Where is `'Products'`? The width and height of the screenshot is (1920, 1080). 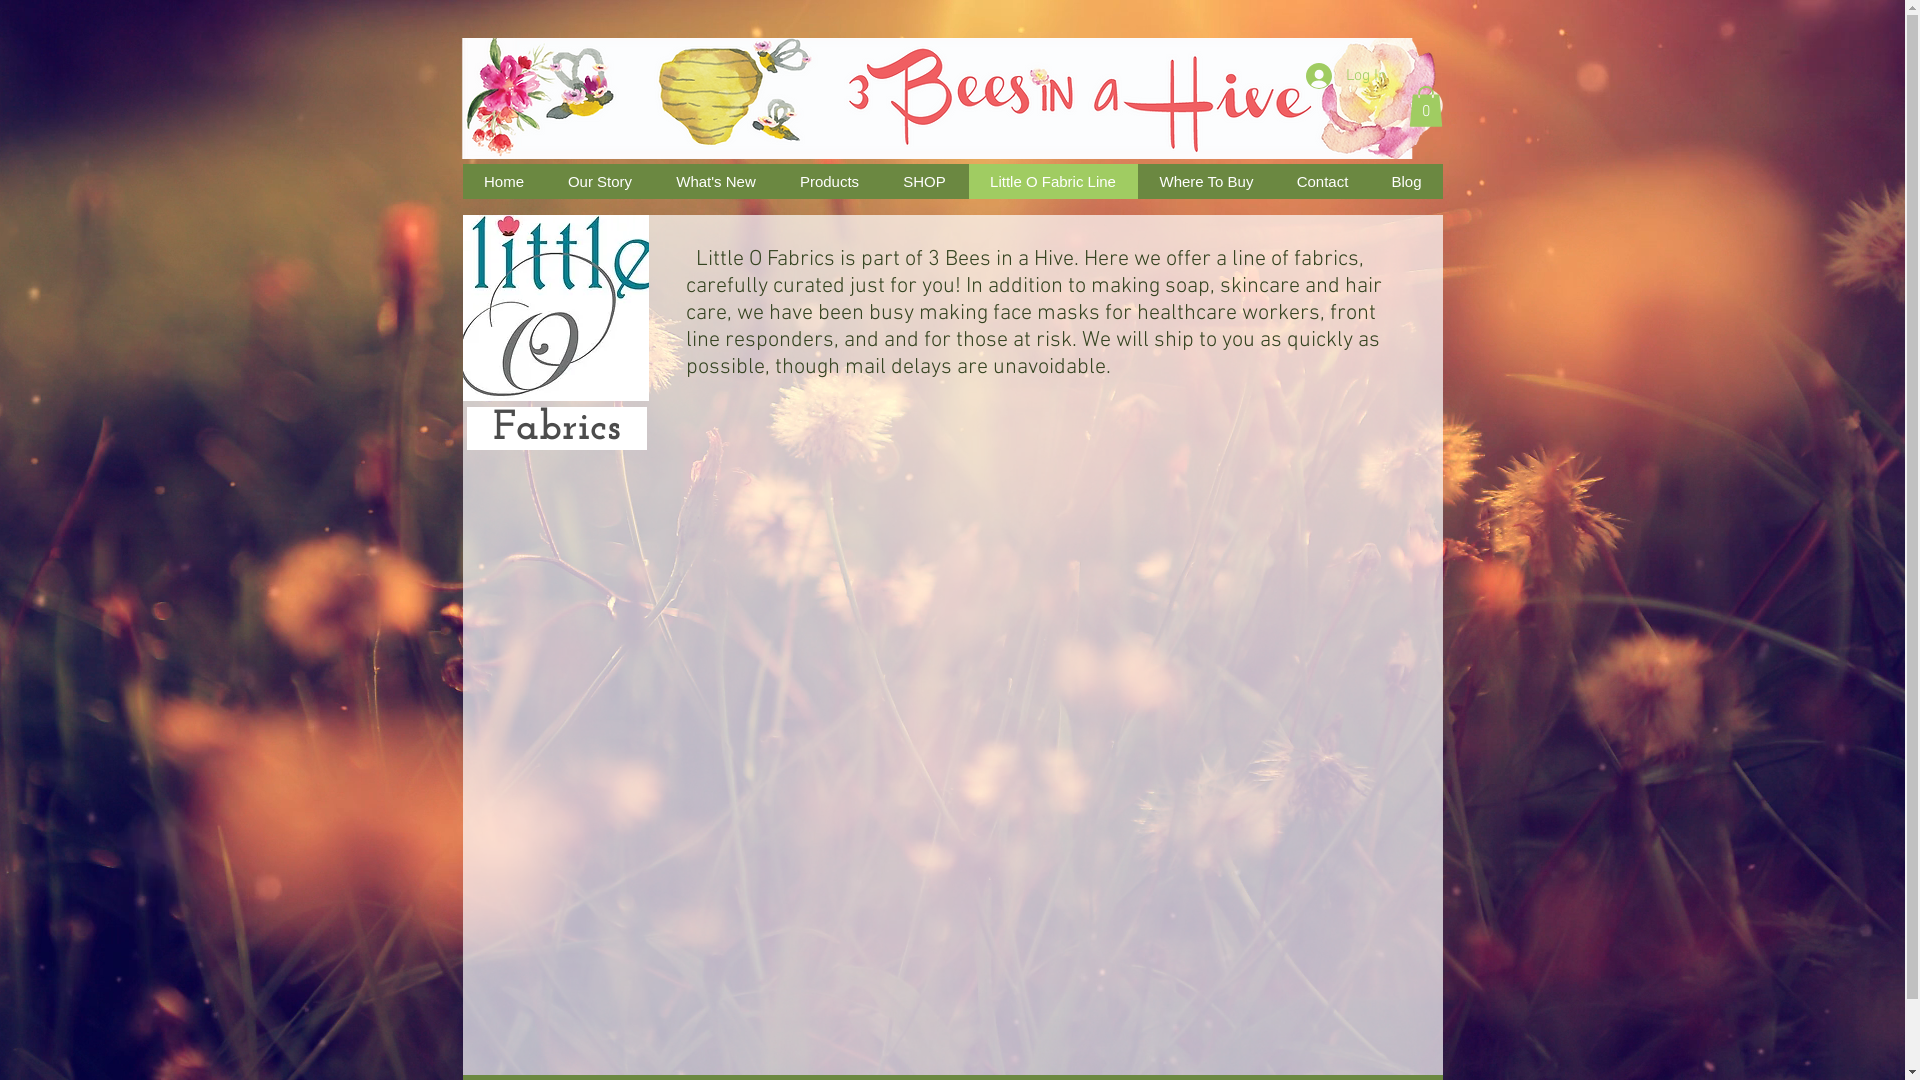
'Products' is located at coordinates (829, 181).